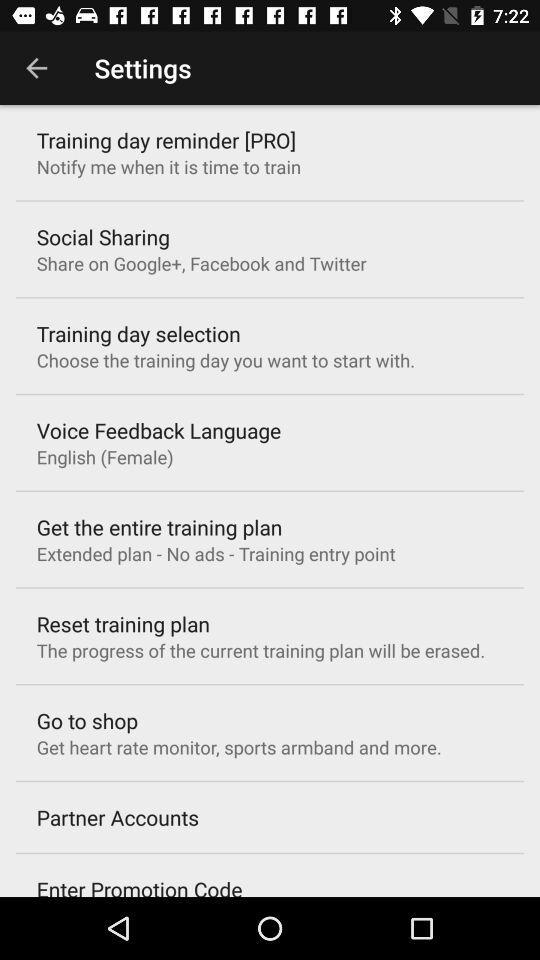  Describe the element at coordinates (260, 649) in the screenshot. I see `the the progress of icon` at that location.